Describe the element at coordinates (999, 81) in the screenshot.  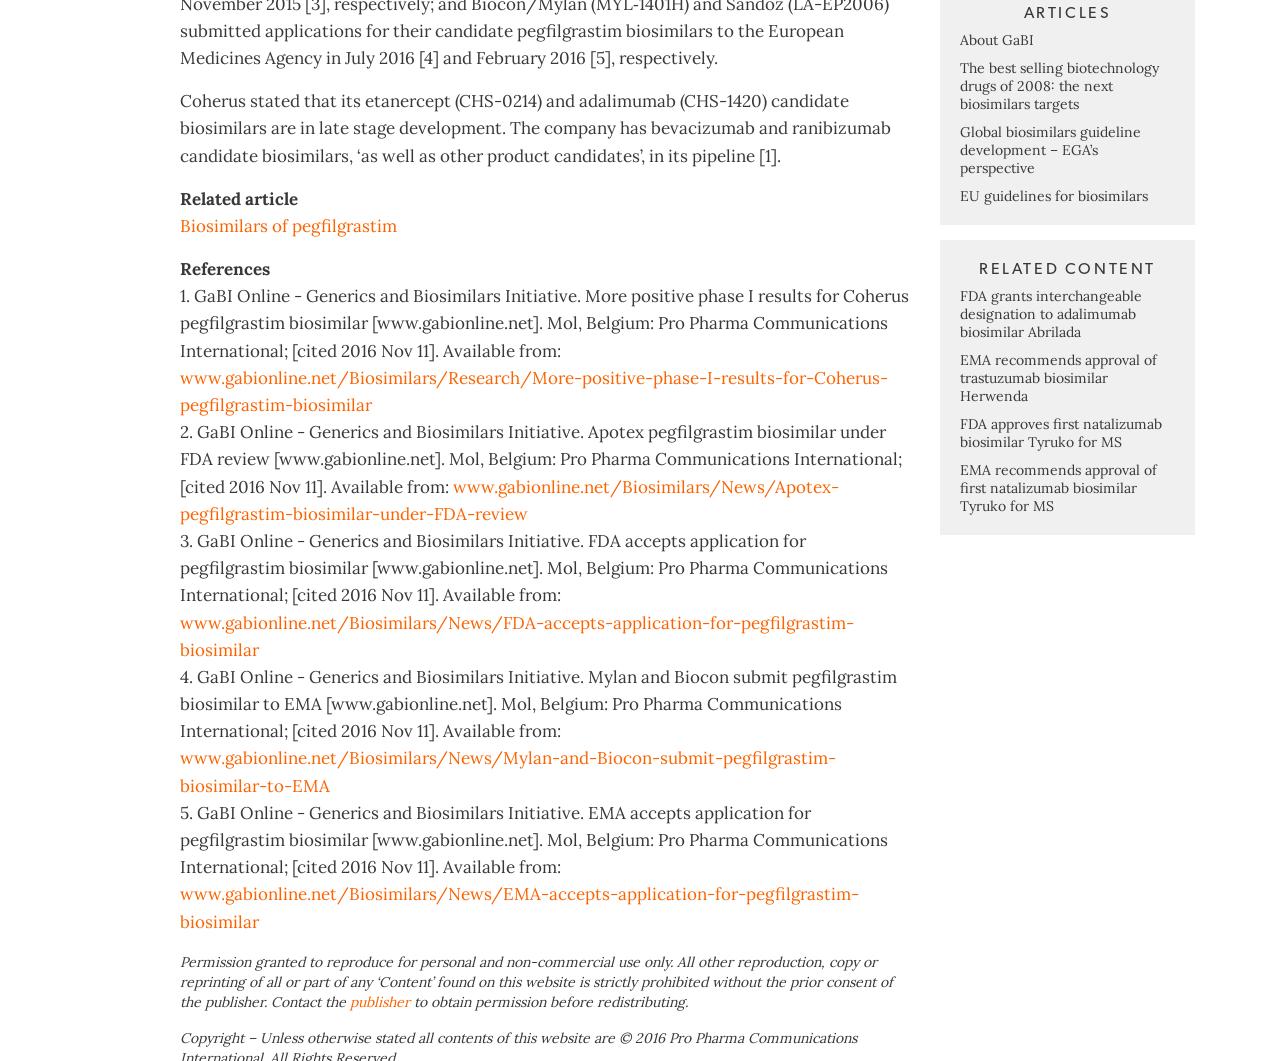
I see `'Most viewed articles'` at that location.